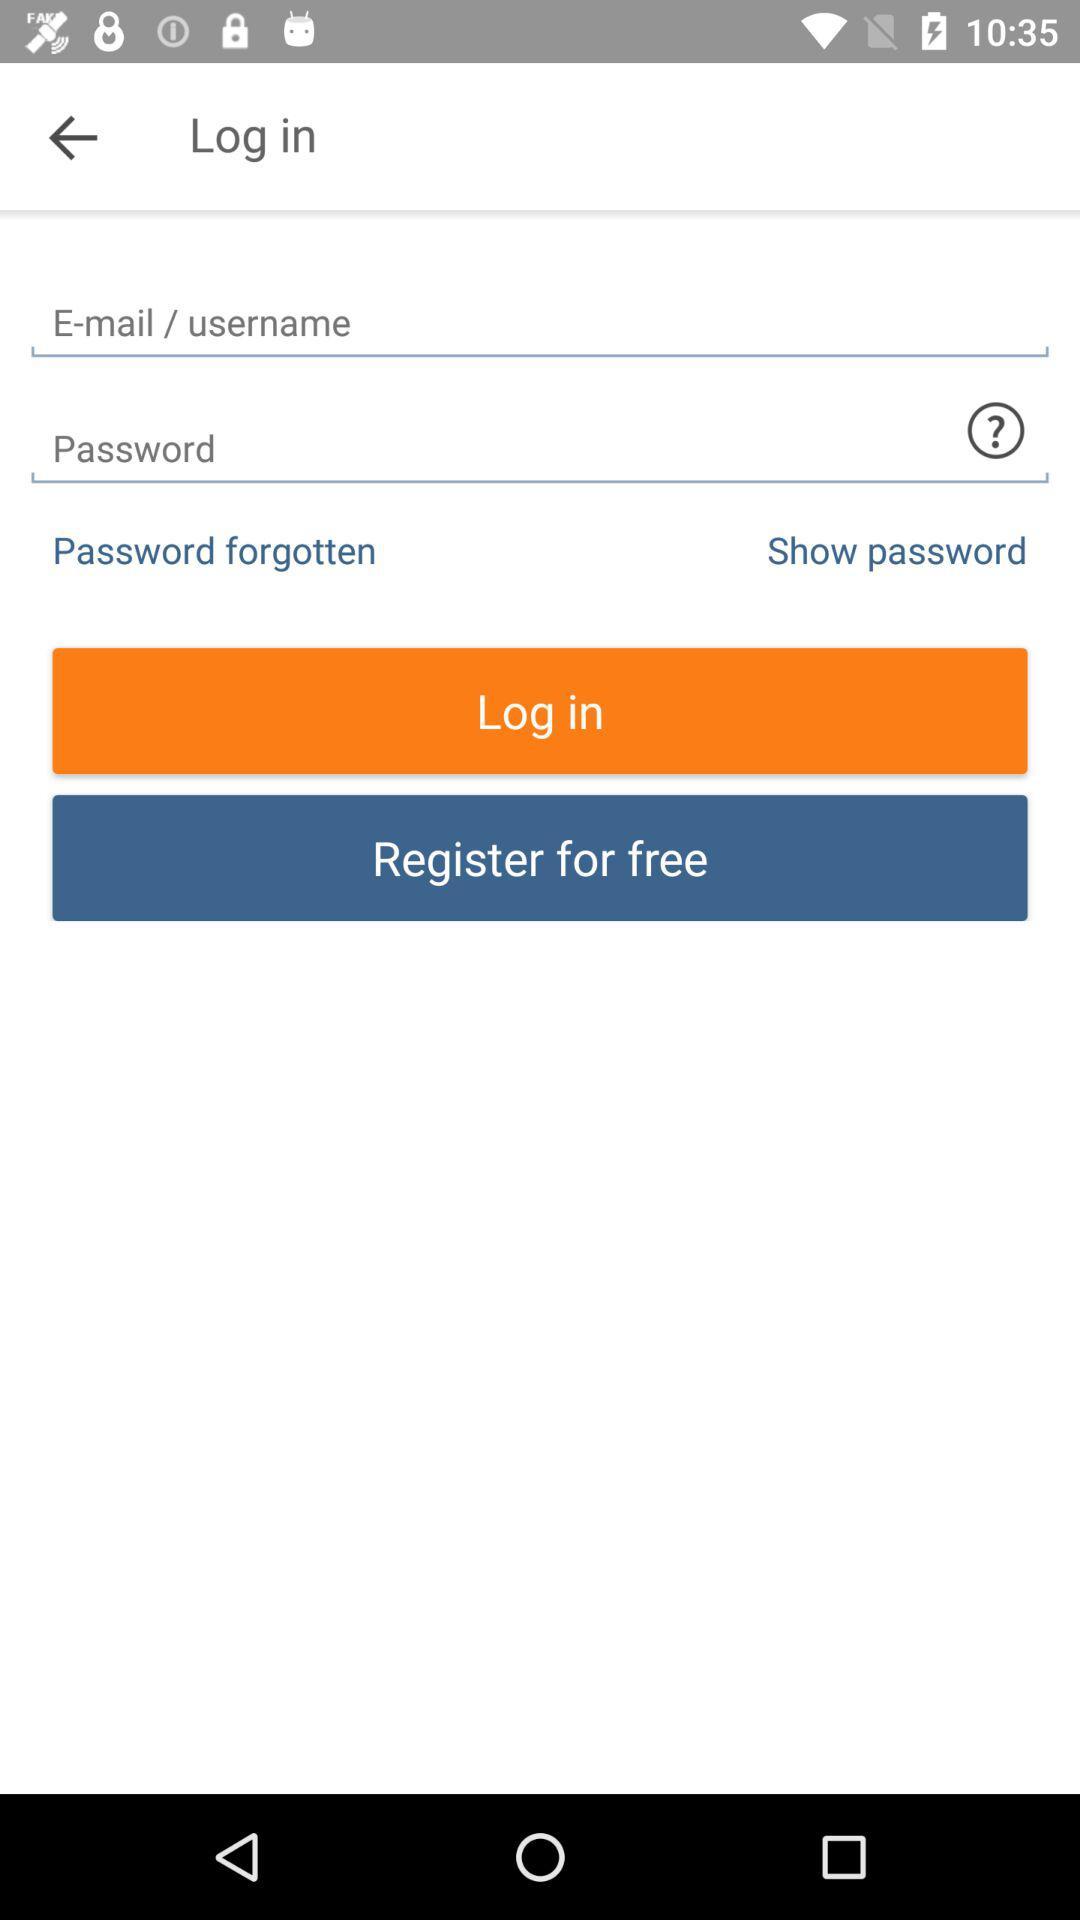 This screenshot has width=1080, height=1920. What do you see at coordinates (995, 429) in the screenshot?
I see `this area is a help aid` at bounding box center [995, 429].